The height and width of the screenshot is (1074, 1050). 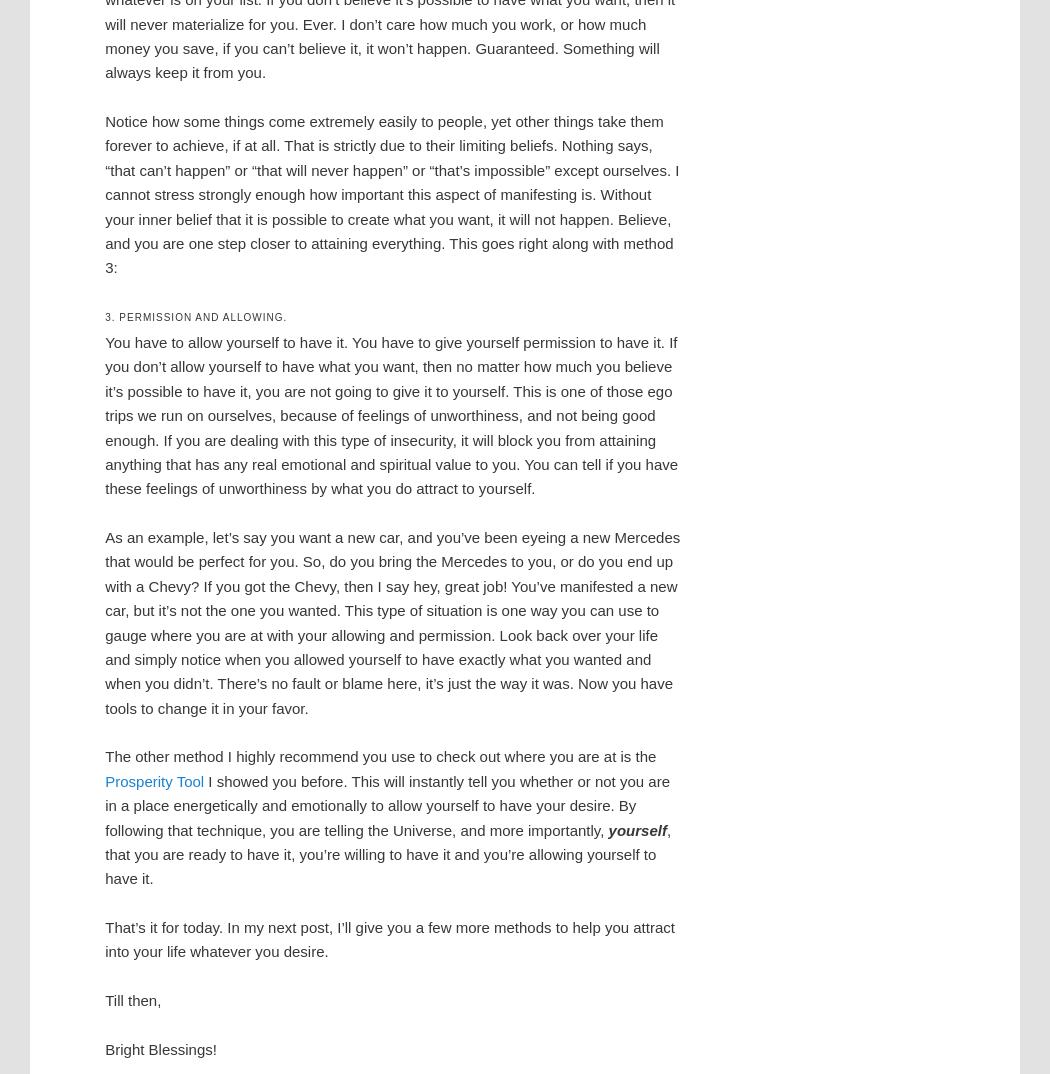 I want to click on 'The other method I highly recommend you use to check out where you are at is the', so click(x=380, y=755).